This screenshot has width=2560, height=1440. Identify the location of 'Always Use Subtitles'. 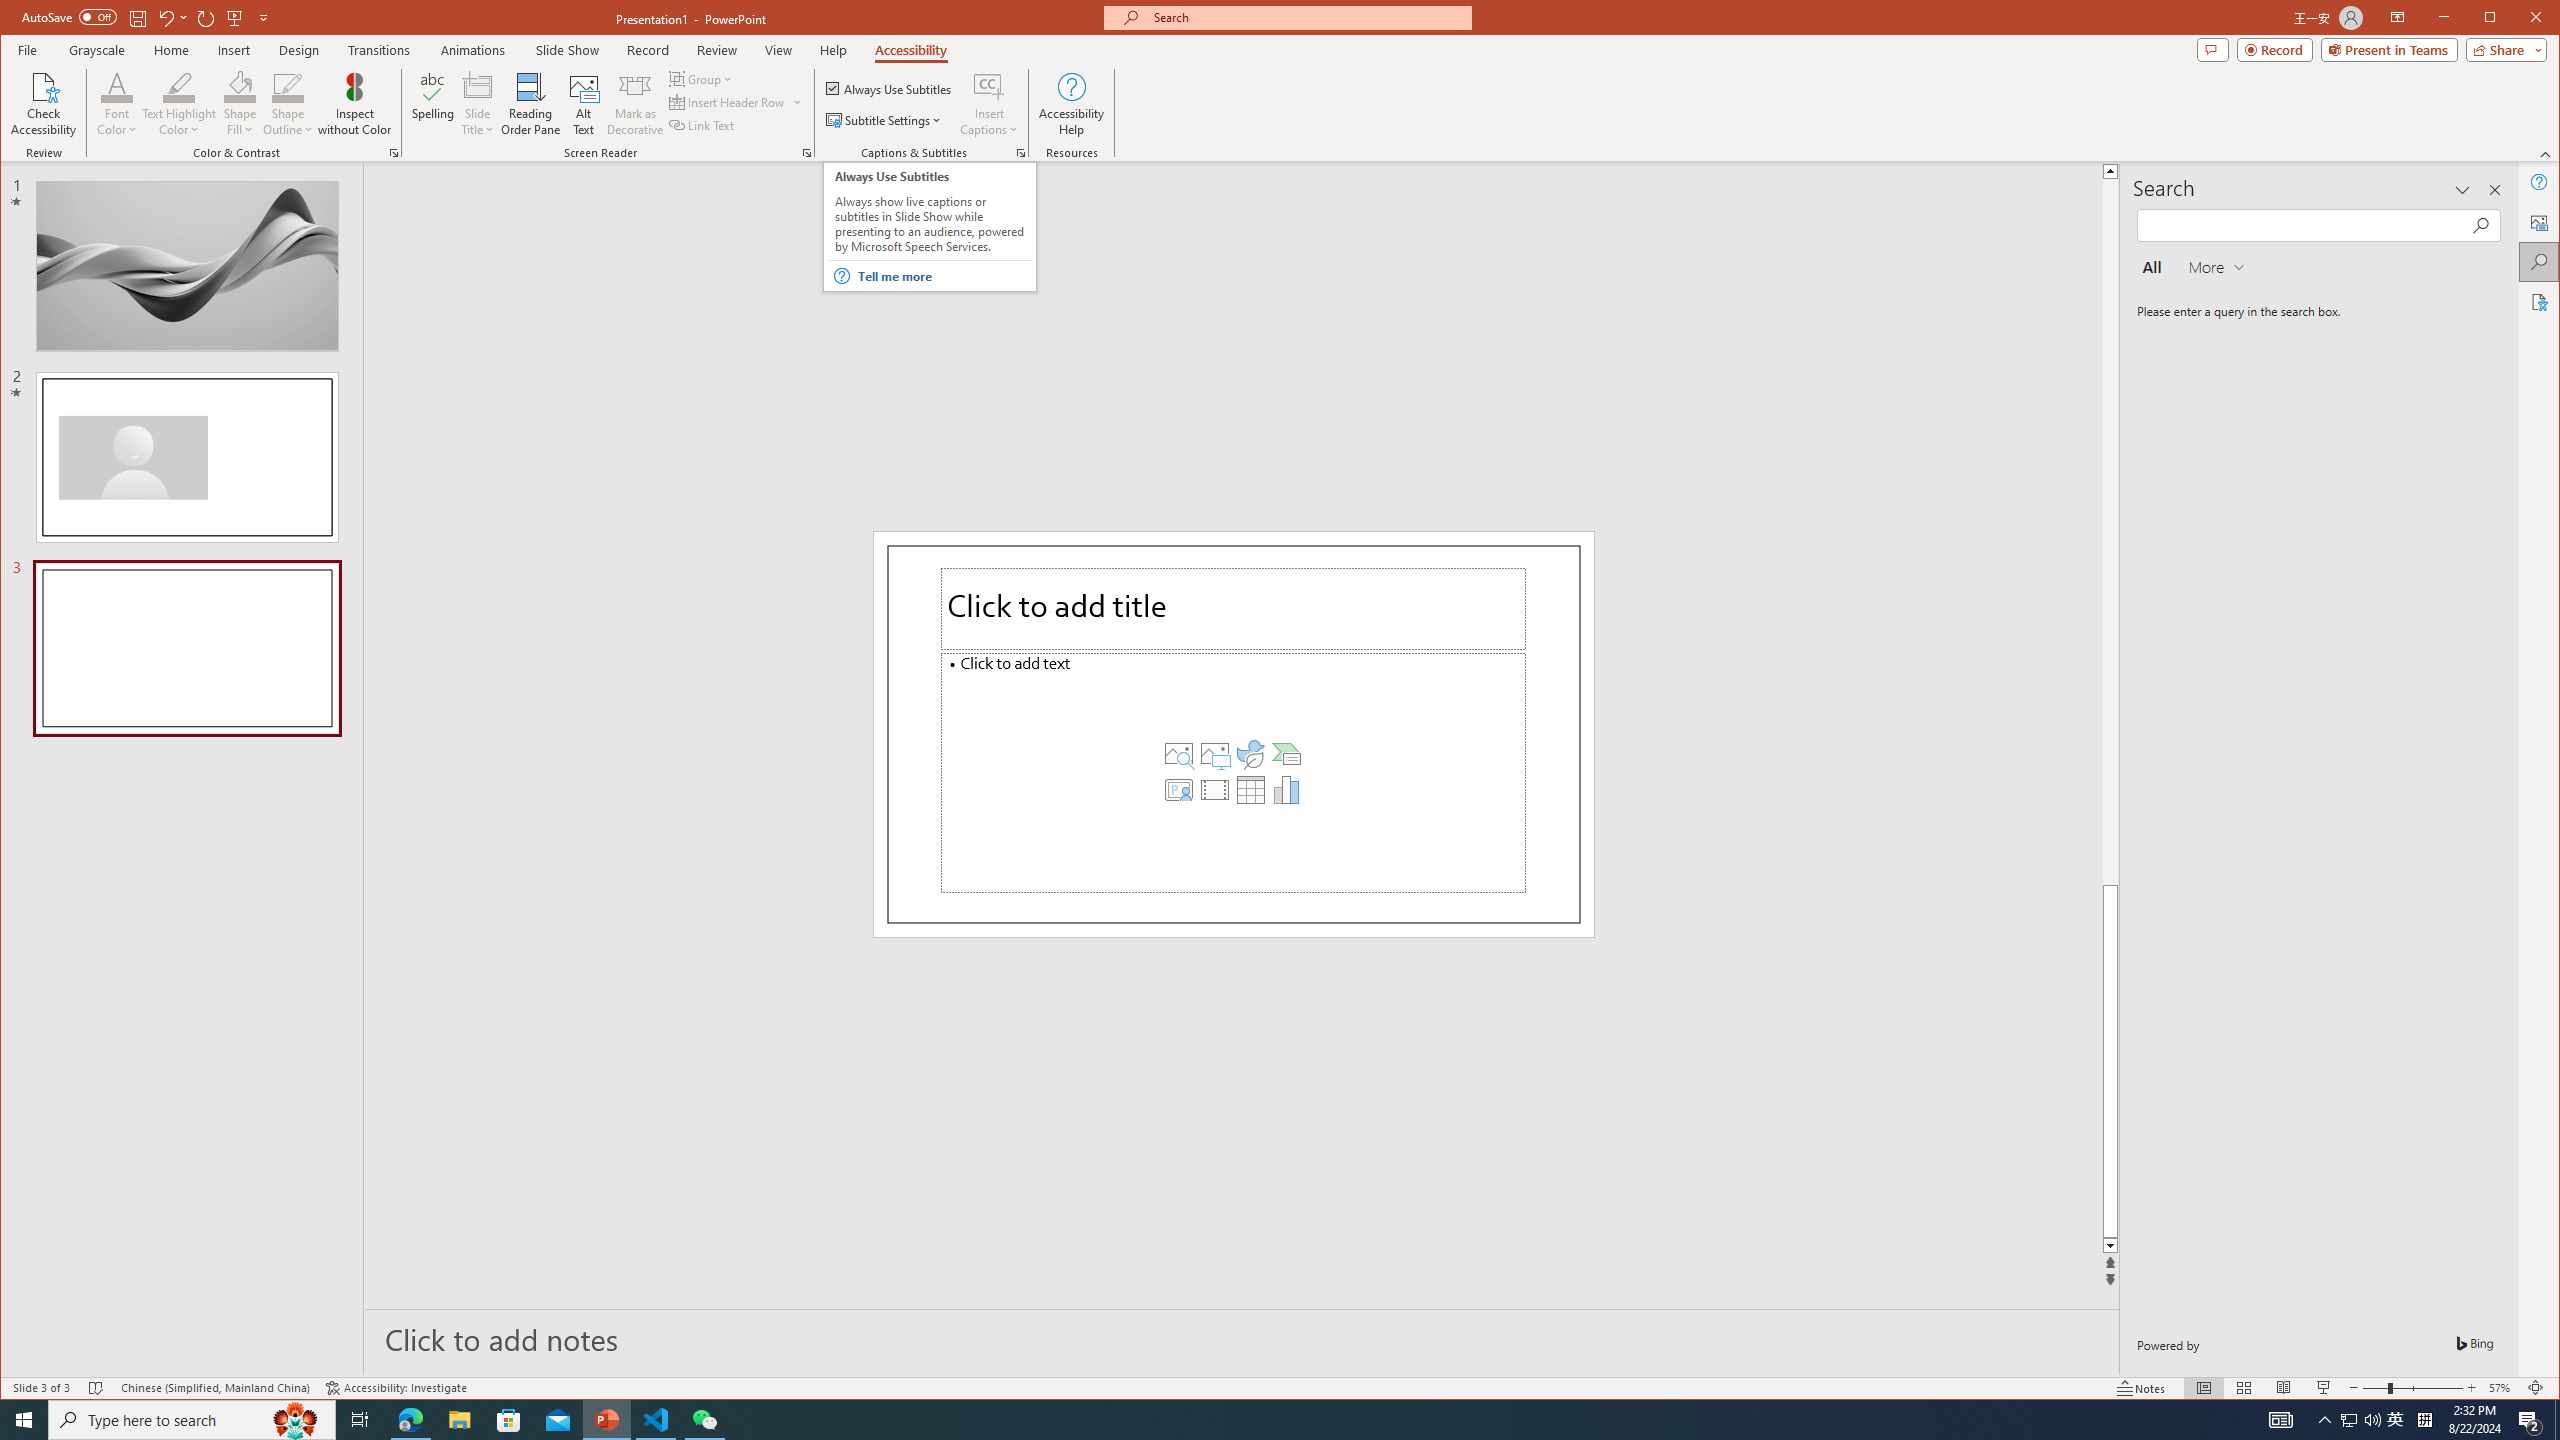
(888, 87).